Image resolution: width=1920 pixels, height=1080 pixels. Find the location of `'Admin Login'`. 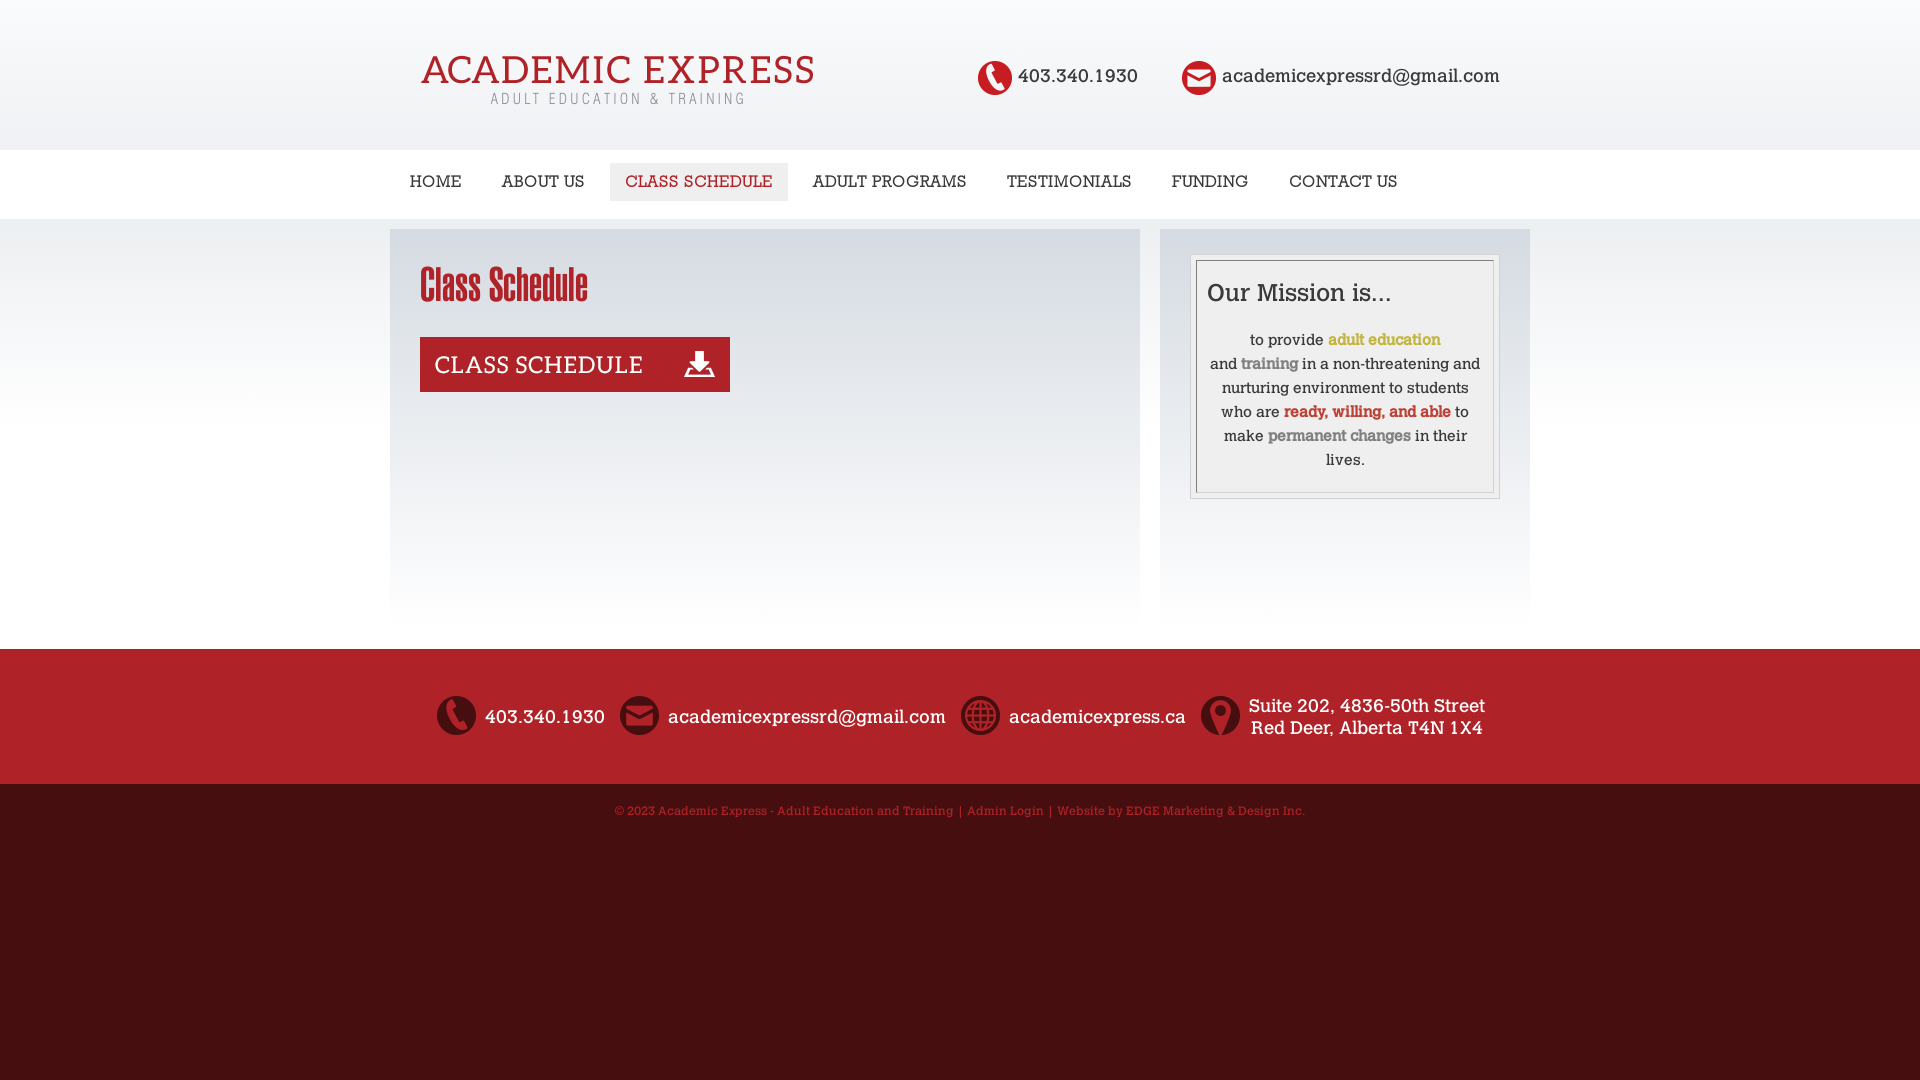

'Admin Login' is located at coordinates (1005, 810).